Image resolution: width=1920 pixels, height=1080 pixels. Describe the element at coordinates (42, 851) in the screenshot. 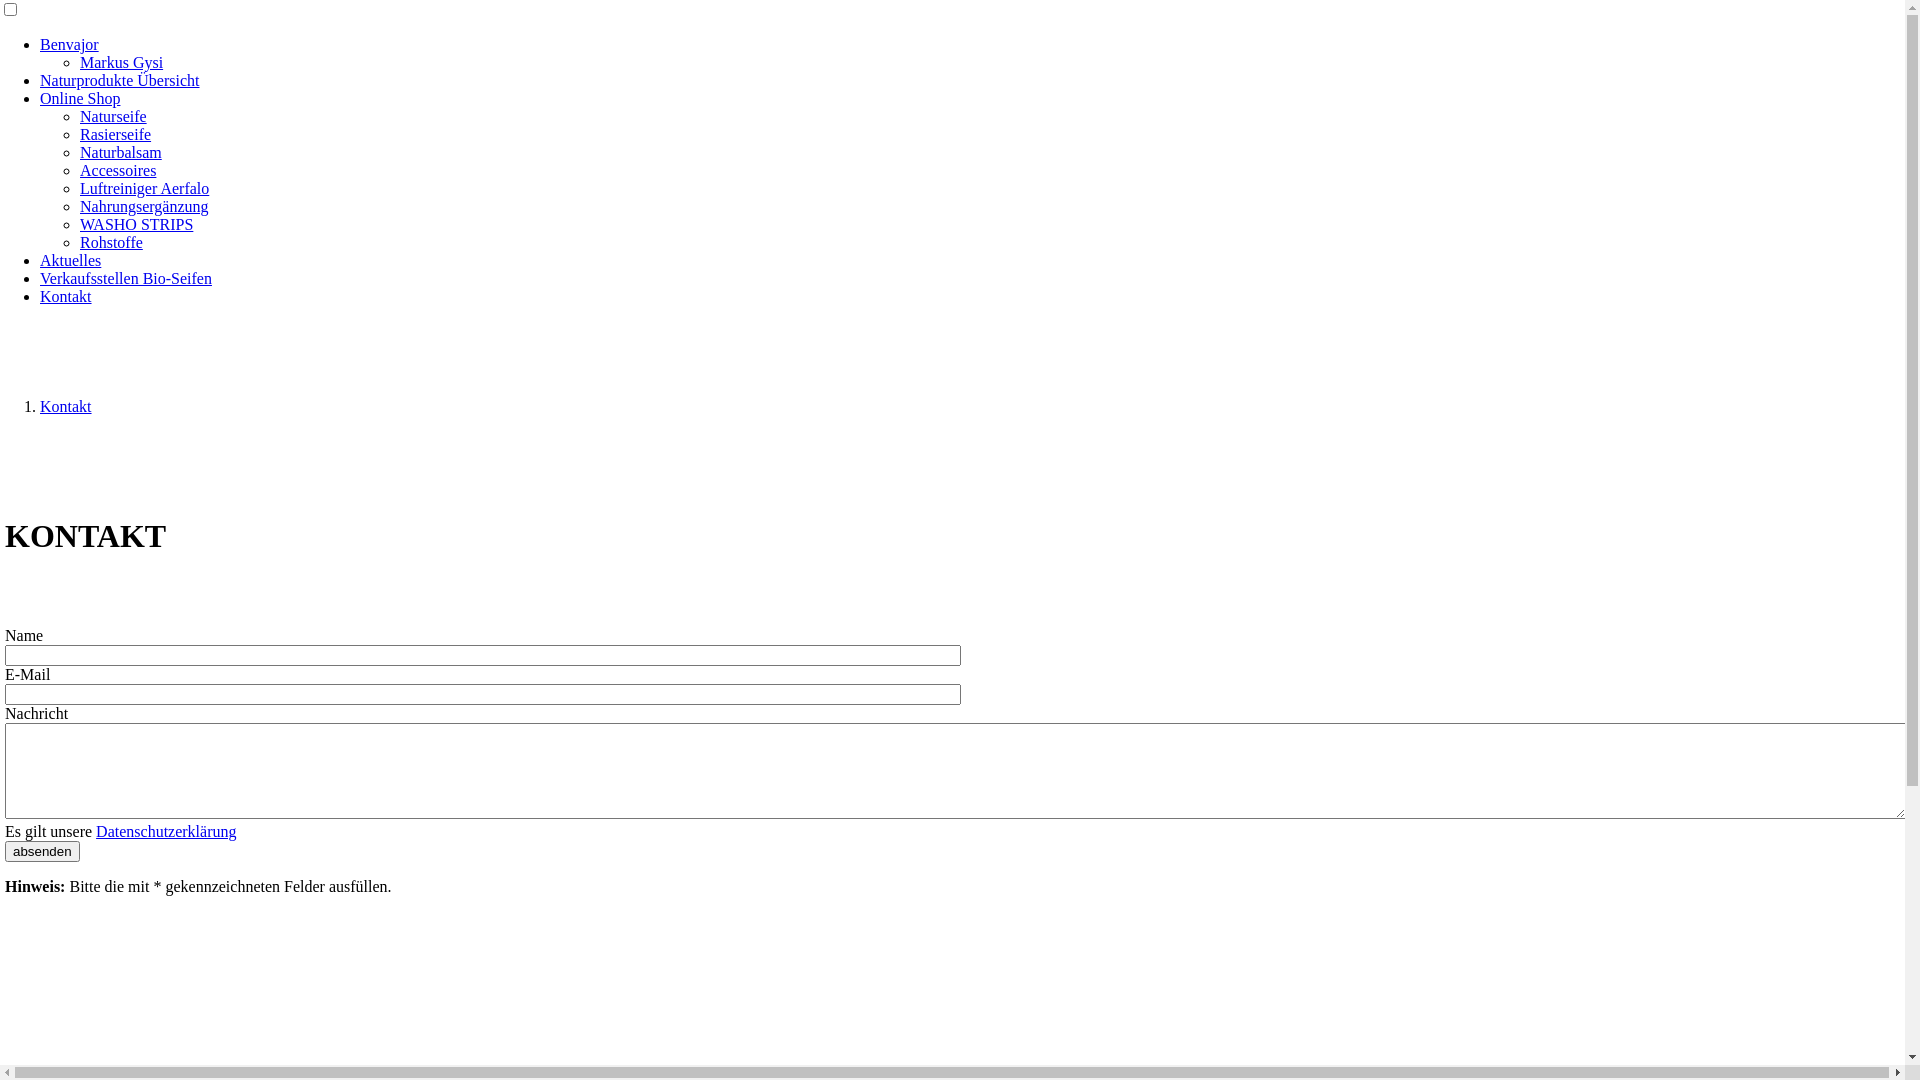

I see `'absenden'` at that location.